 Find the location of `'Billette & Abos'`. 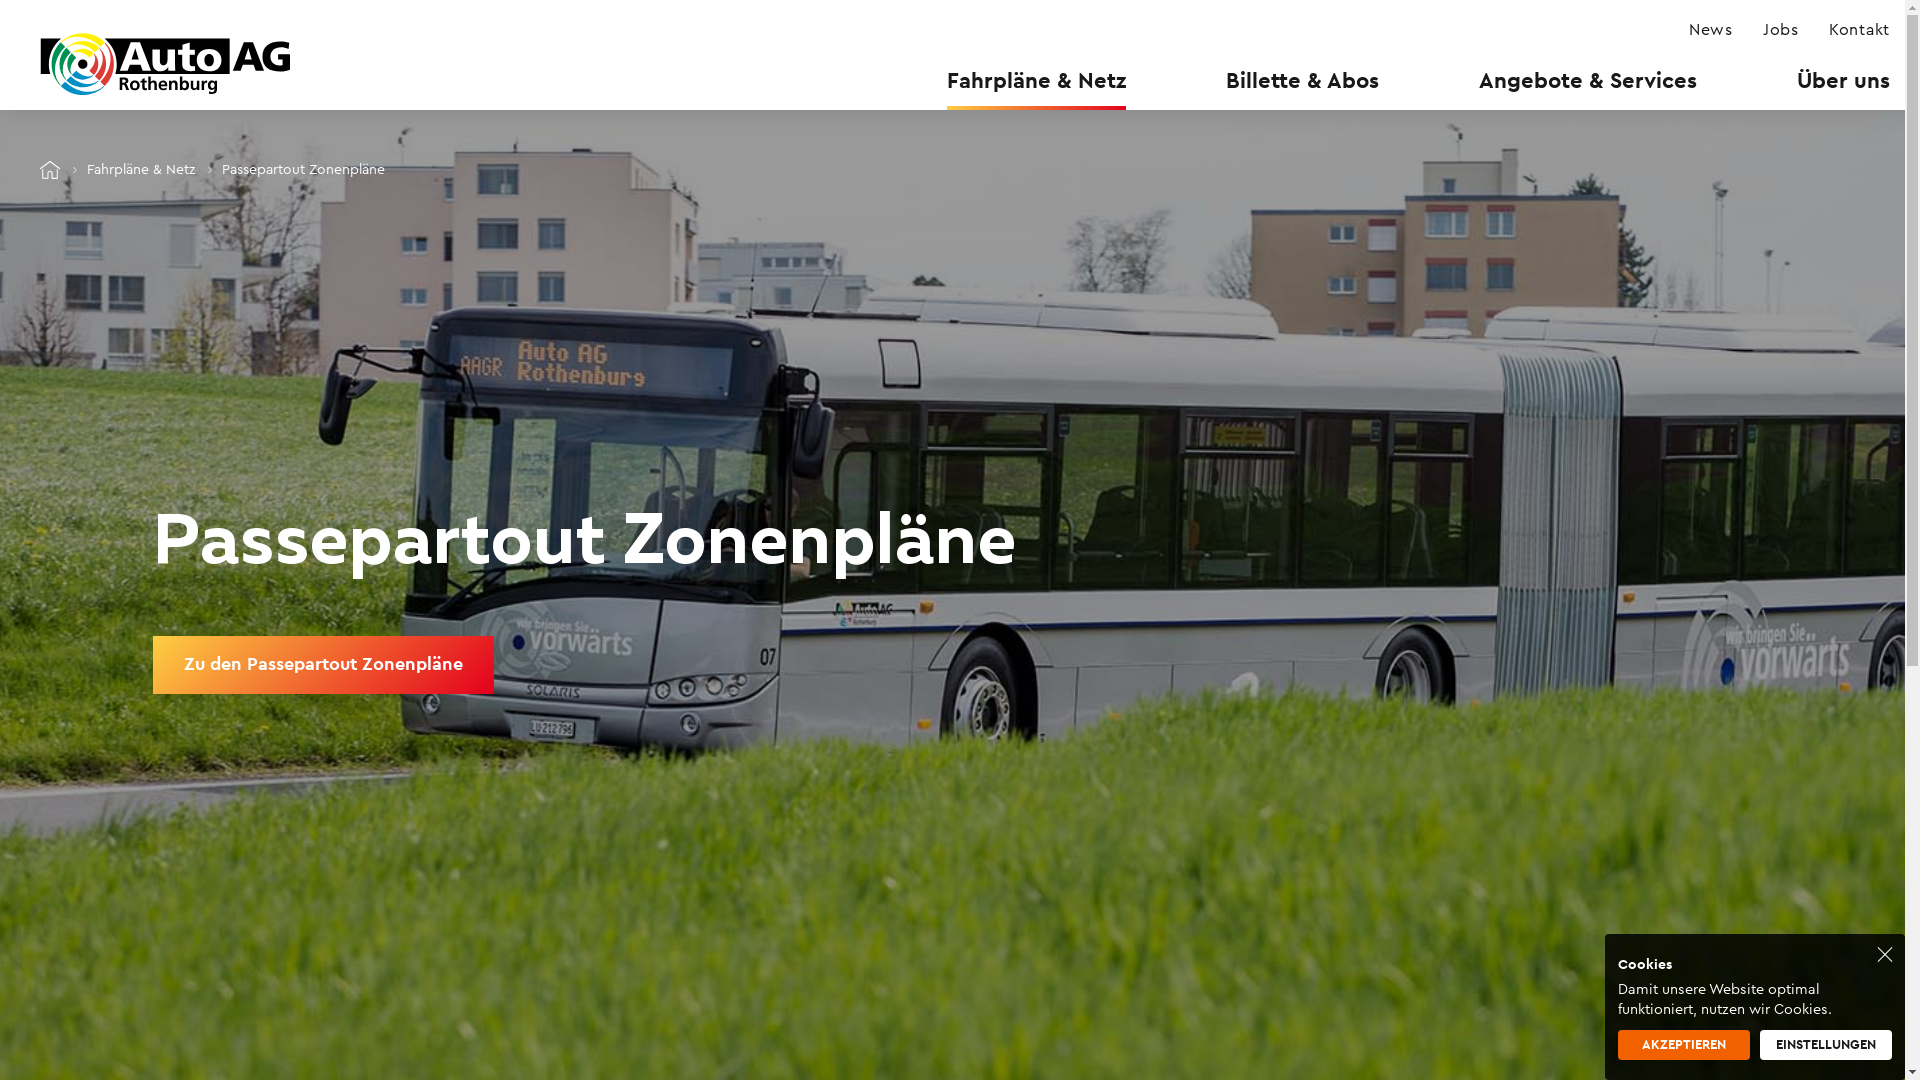

'Billette & Abos' is located at coordinates (1302, 79).